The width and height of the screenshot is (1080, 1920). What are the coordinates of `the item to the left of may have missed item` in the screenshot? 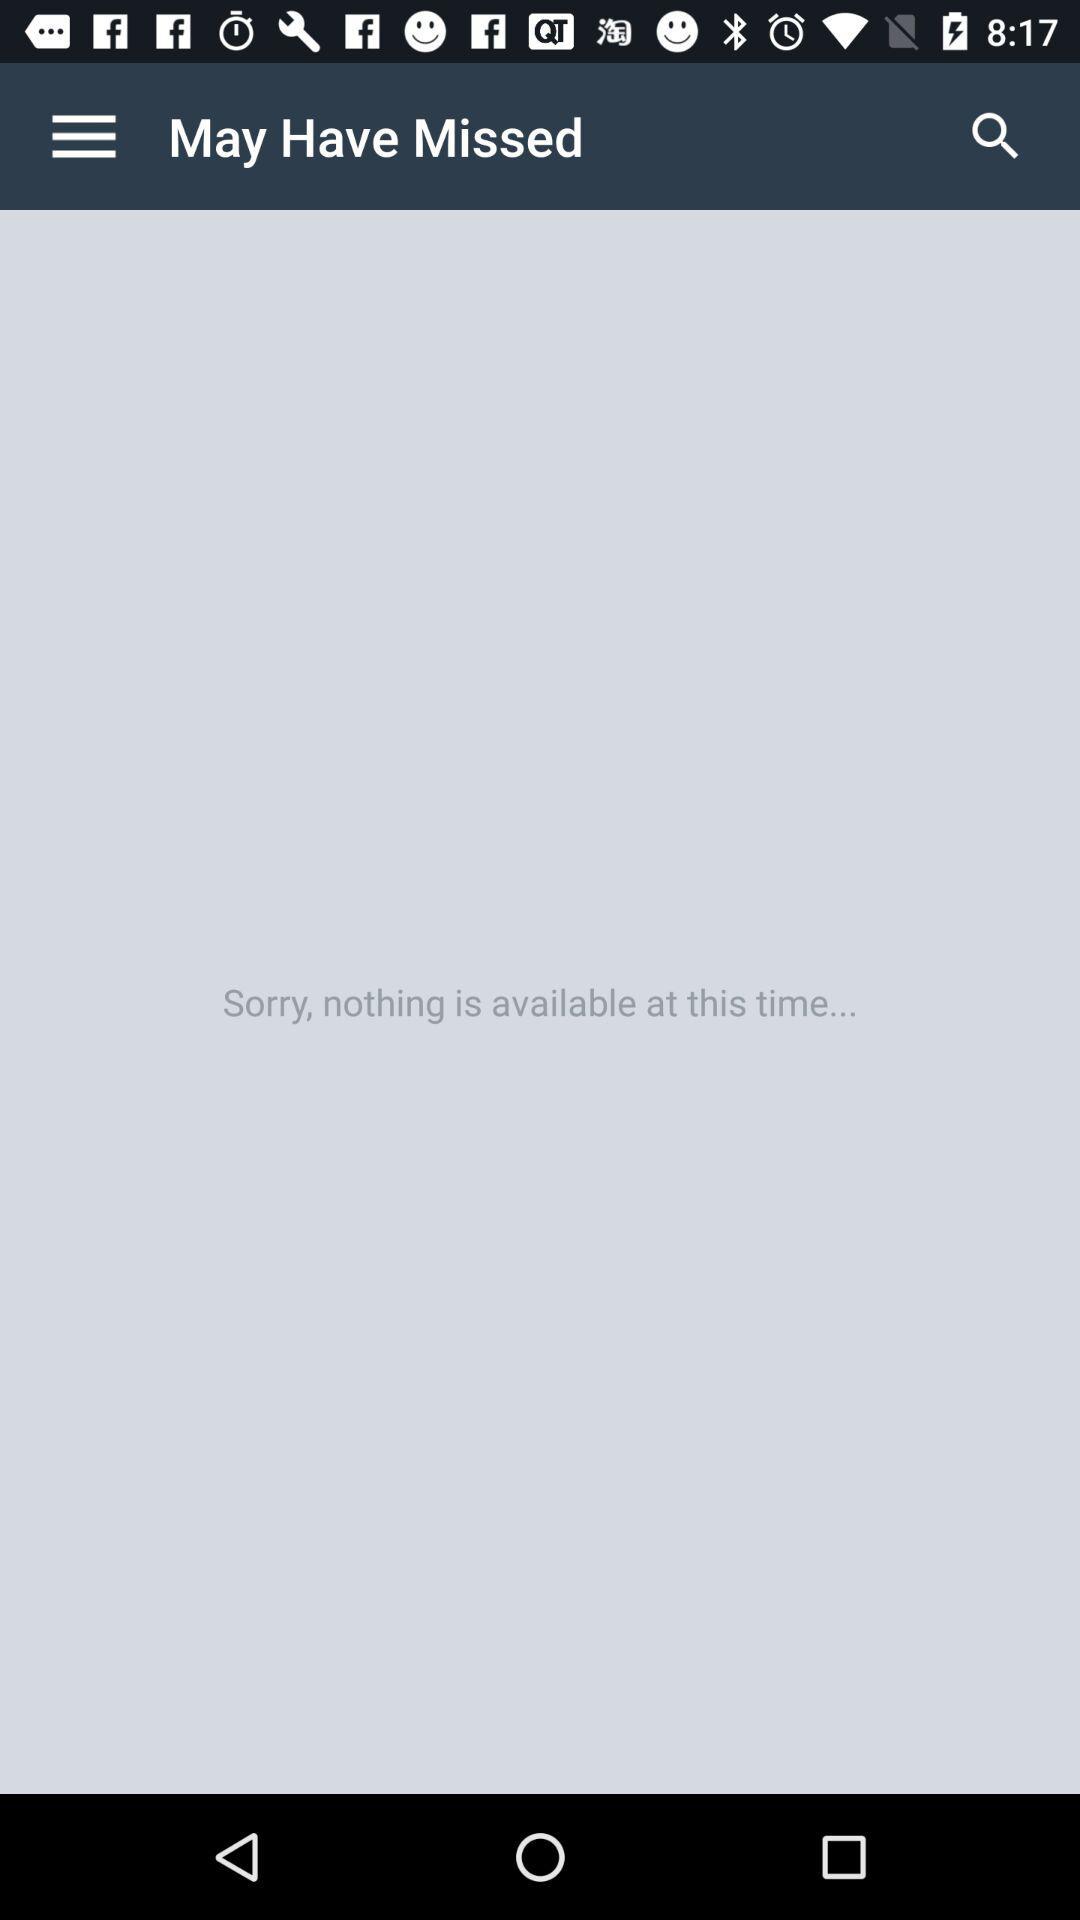 It's located at (104, 135).